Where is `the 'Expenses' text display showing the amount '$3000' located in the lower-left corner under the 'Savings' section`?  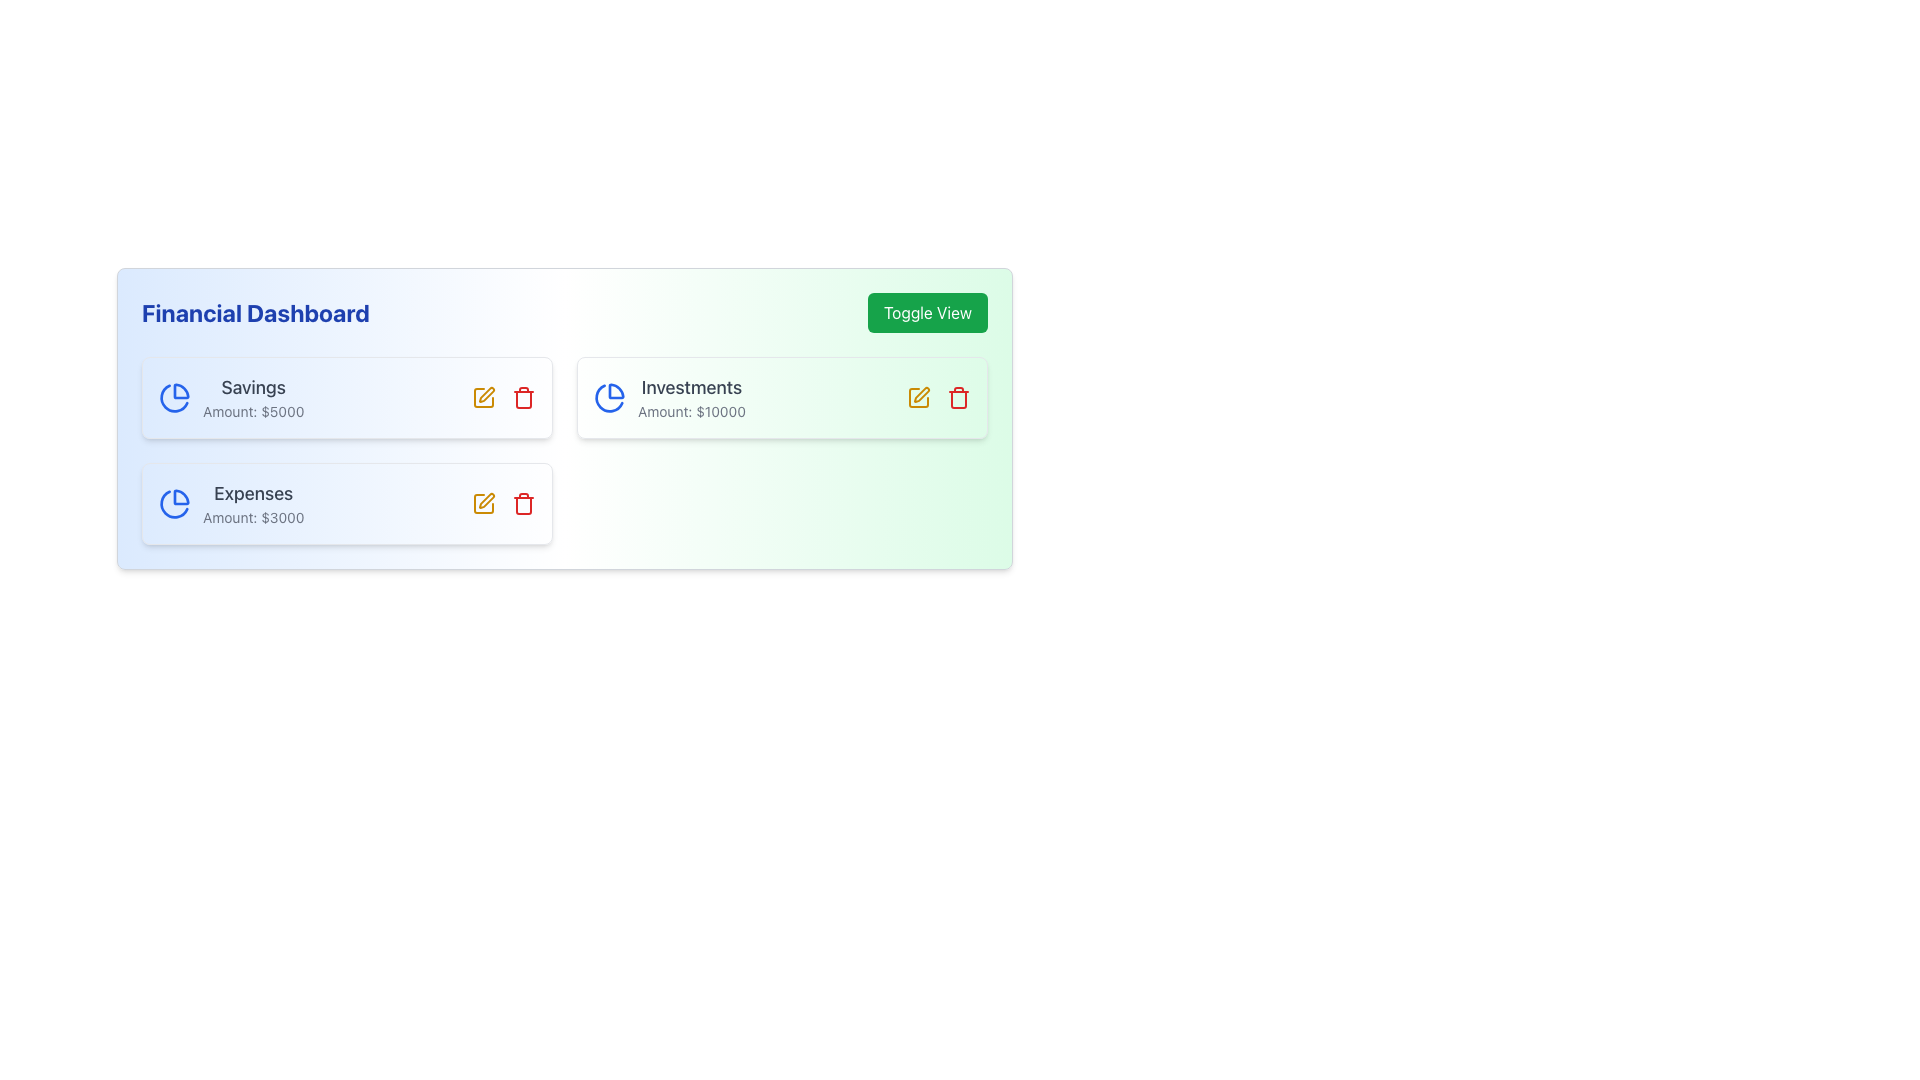
the 'Expenses' text display showing the amount '$3000' located in the lower-left corner under the 'Savings' section is located at coordinates (252, 503).